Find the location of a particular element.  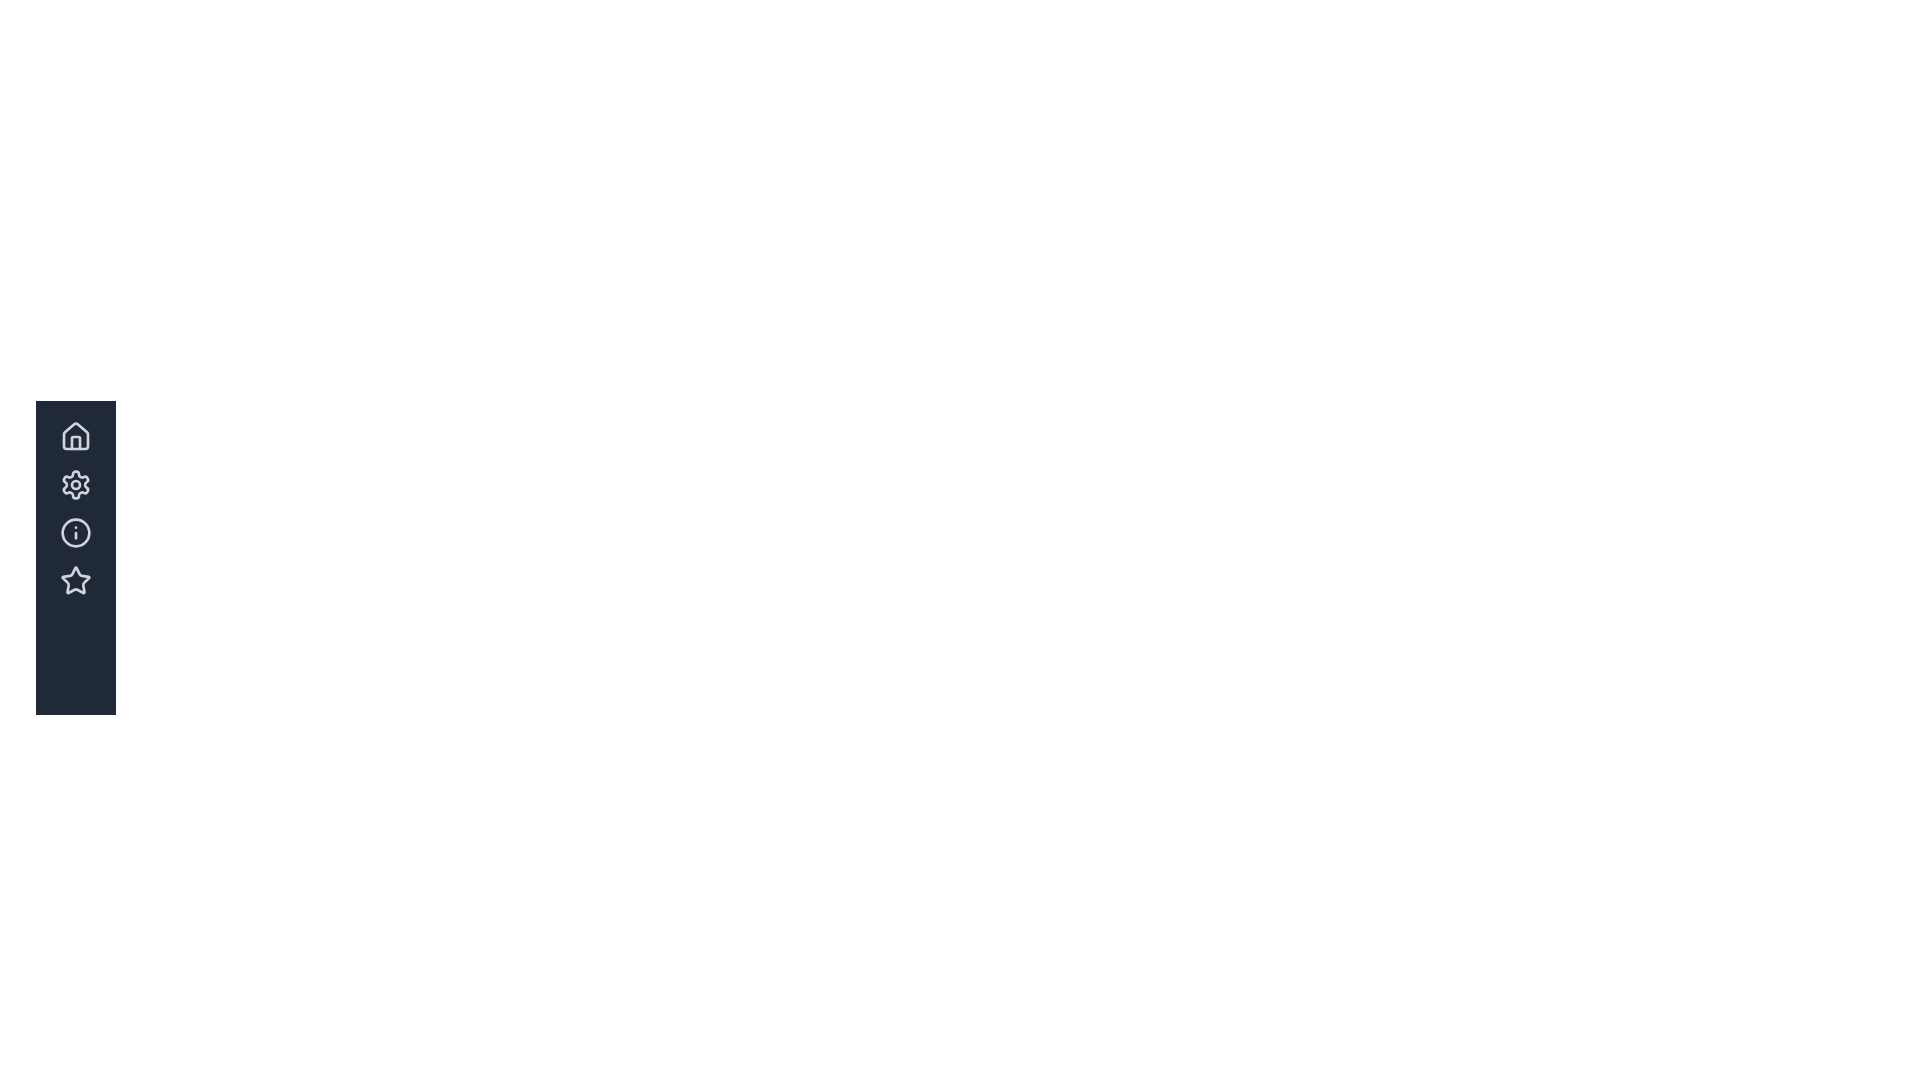

the third button in the vertical stack of options located in the narrow dark sidebar is located at coordinates (76, 531).